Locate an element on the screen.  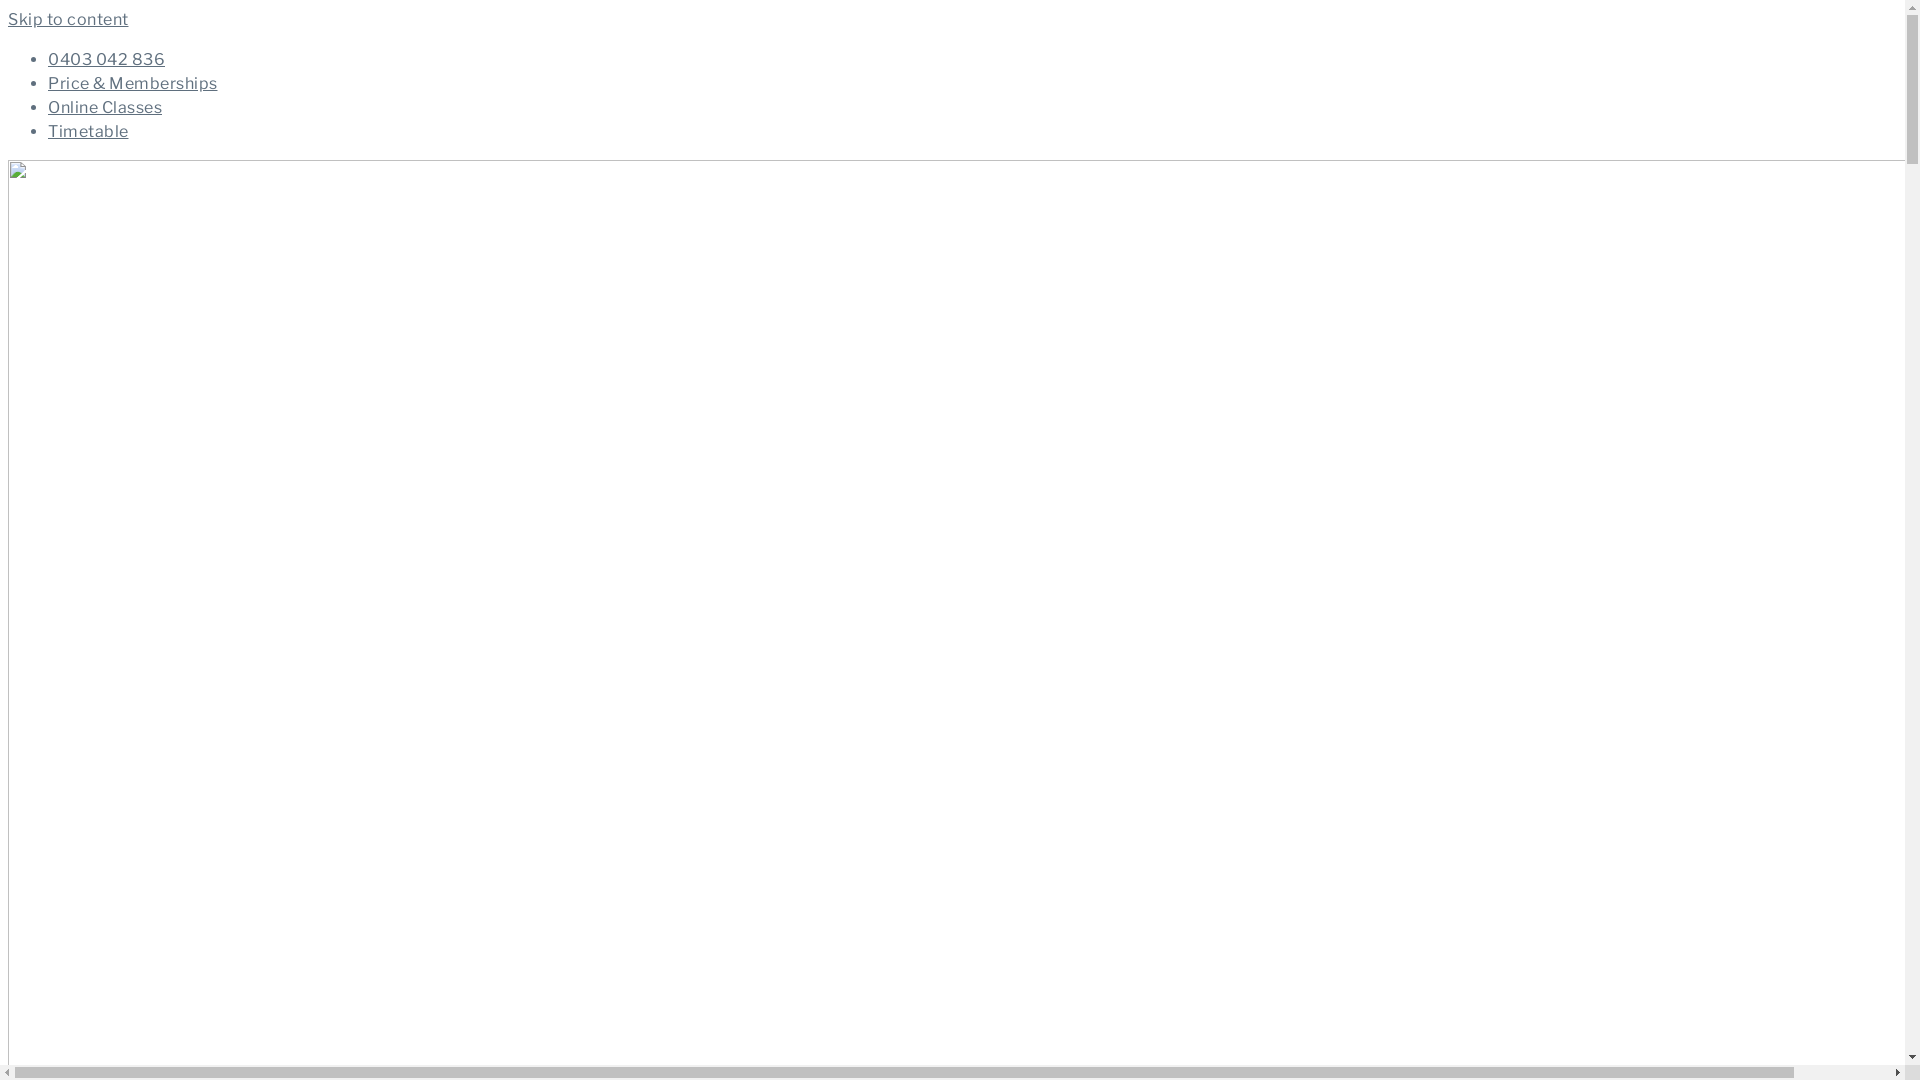
'Skip to content' is located at coordinates (68, 19).